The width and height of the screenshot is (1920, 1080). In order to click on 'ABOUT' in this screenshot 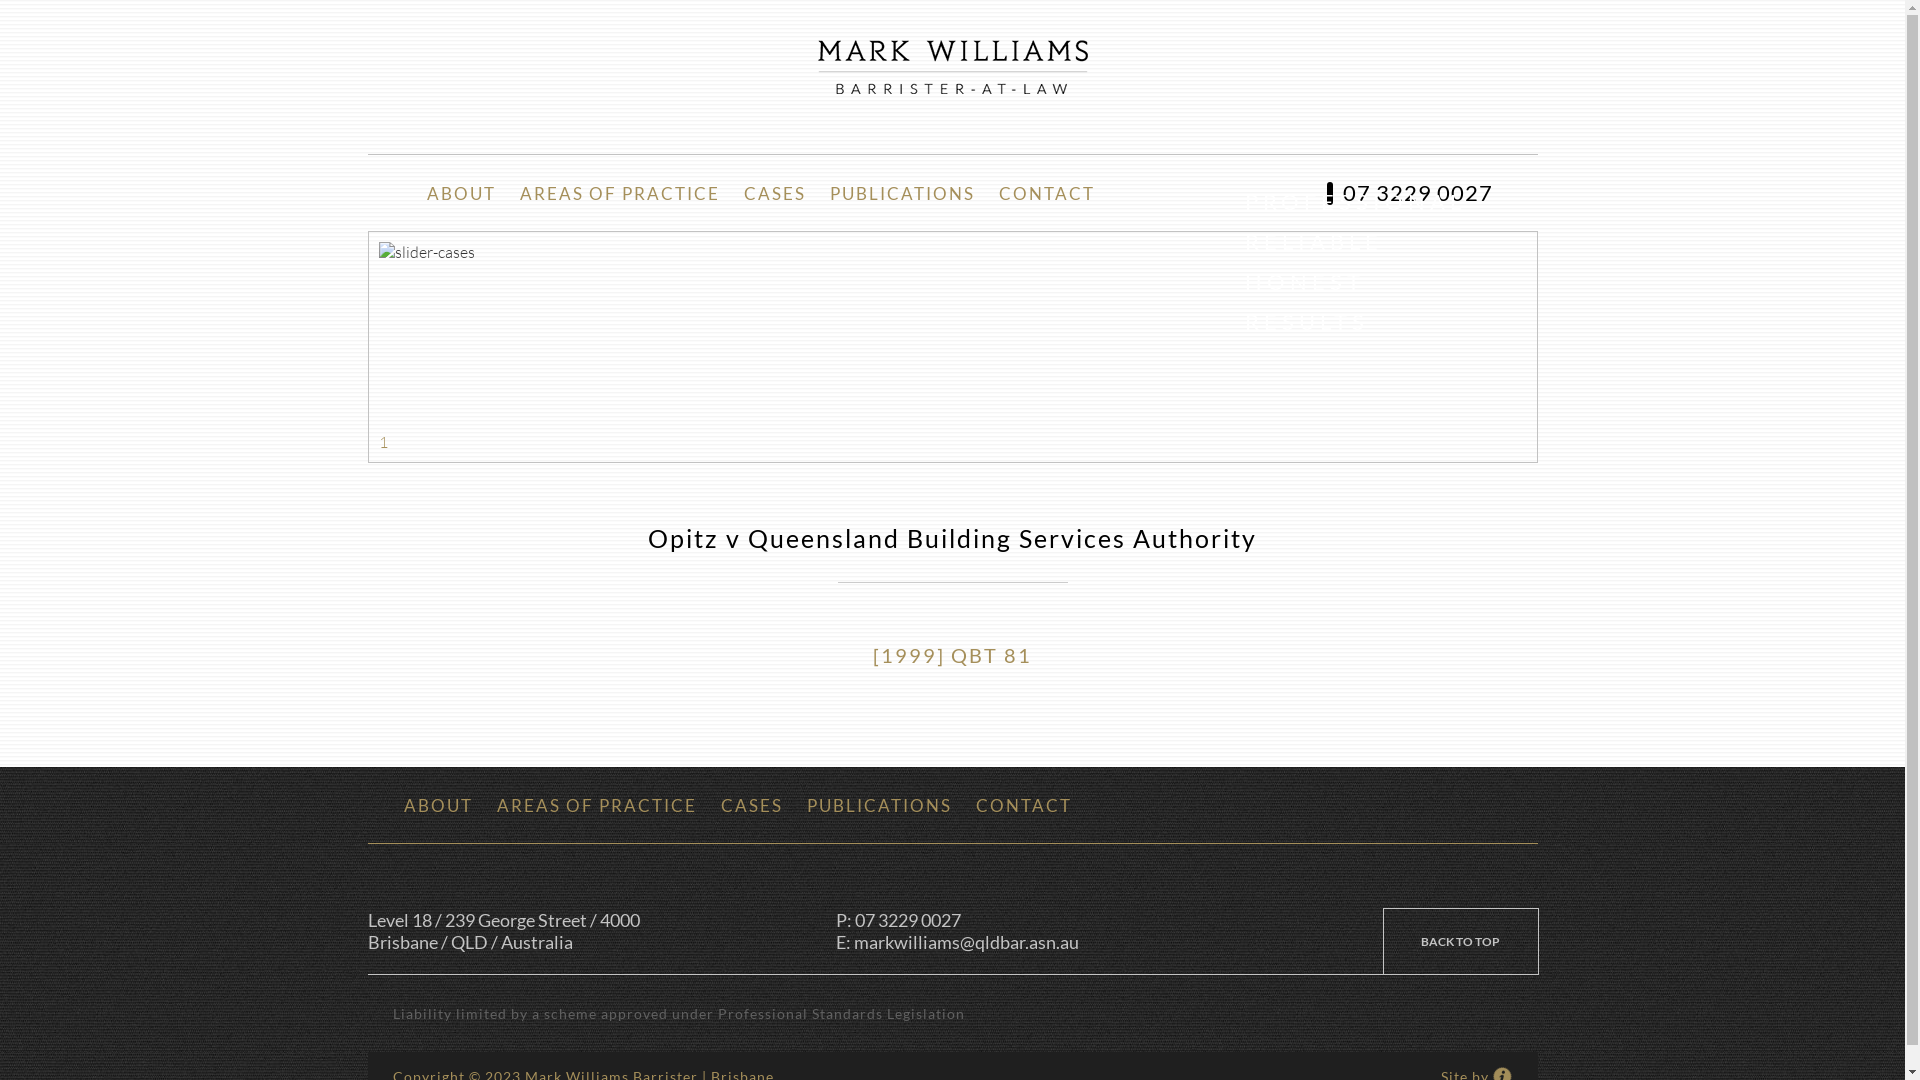, I will do `click(437, 804)`.